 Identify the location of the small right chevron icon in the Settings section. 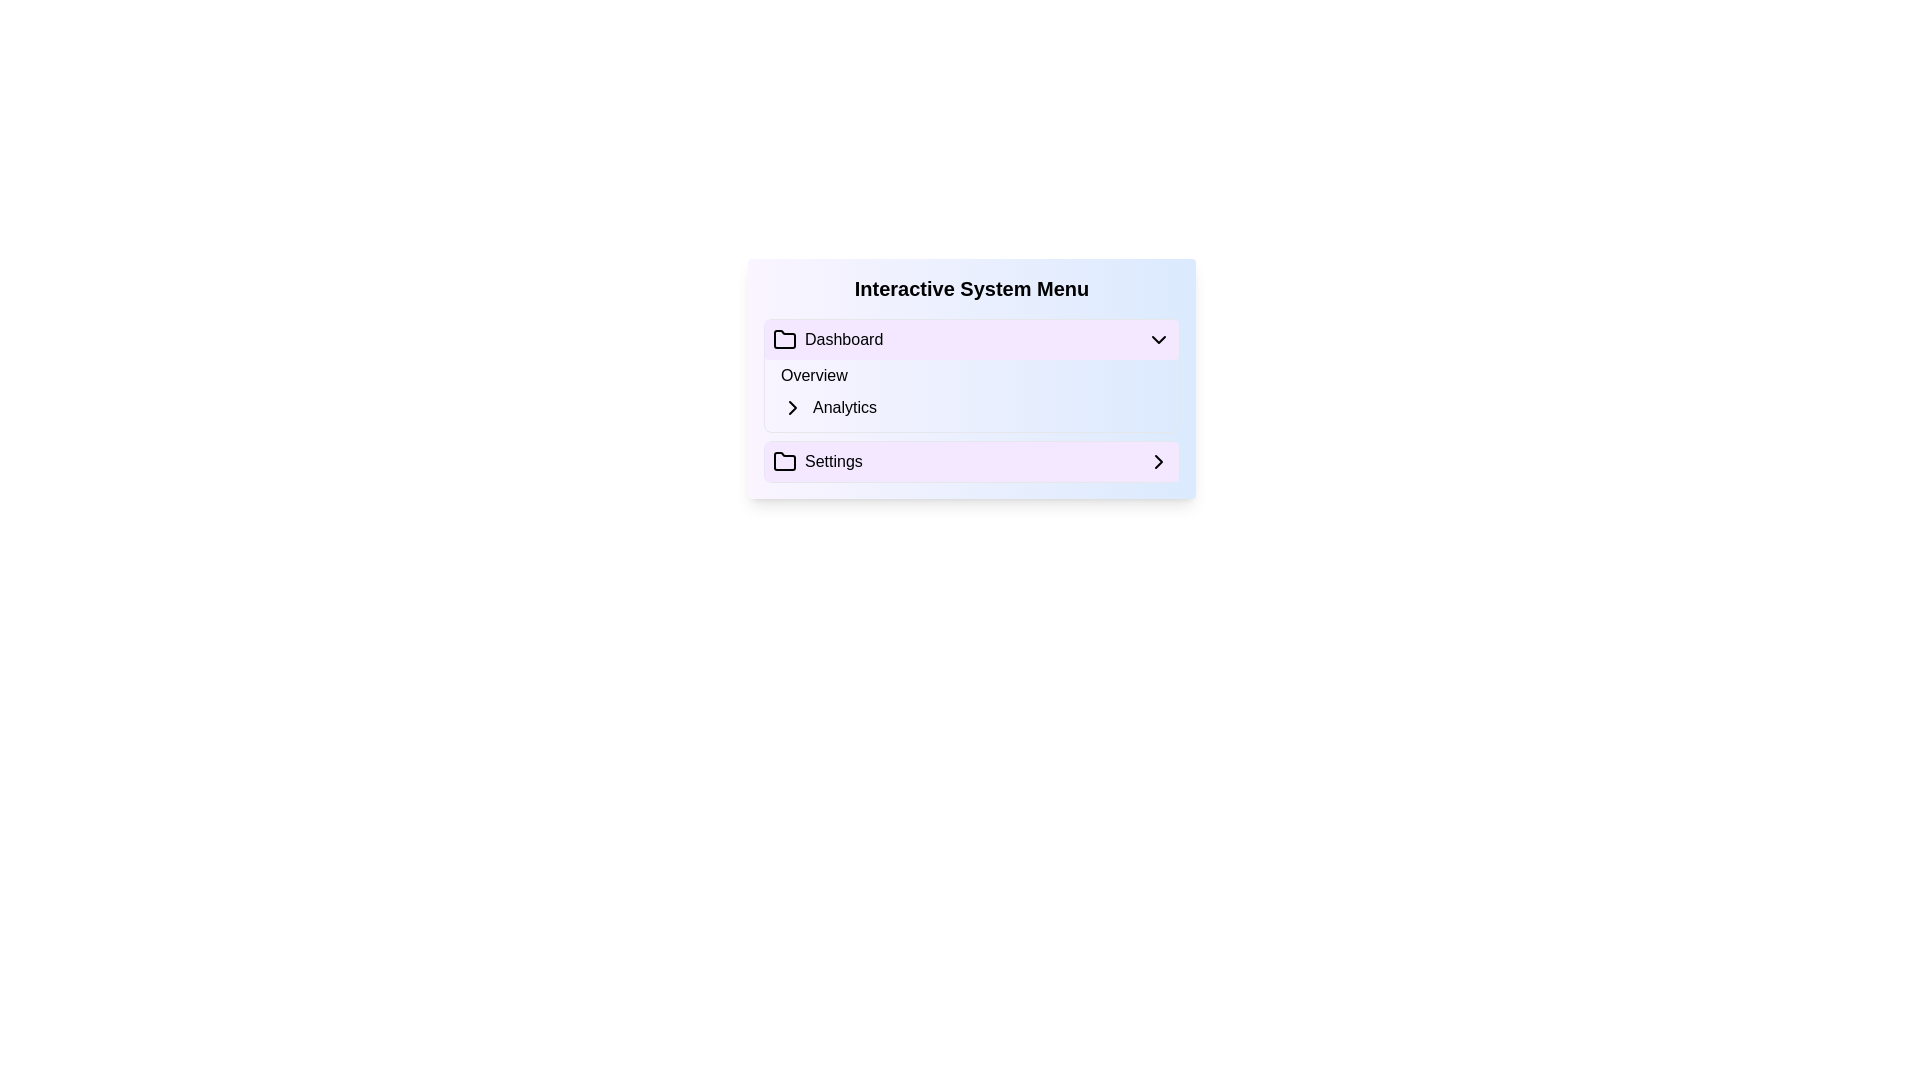
(1158, 462).